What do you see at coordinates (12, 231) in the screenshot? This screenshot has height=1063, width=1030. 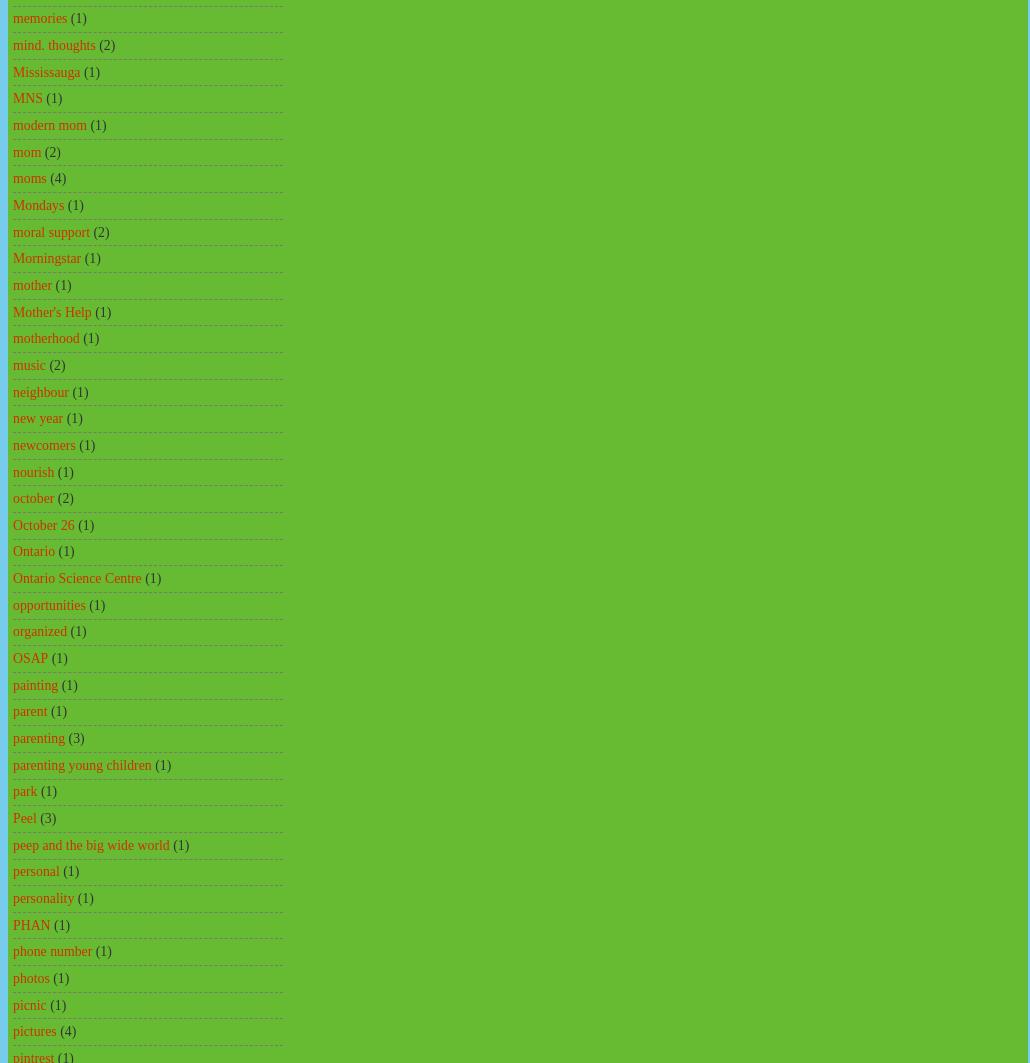 I see `'moral support'` at bounding box center [12, 231].